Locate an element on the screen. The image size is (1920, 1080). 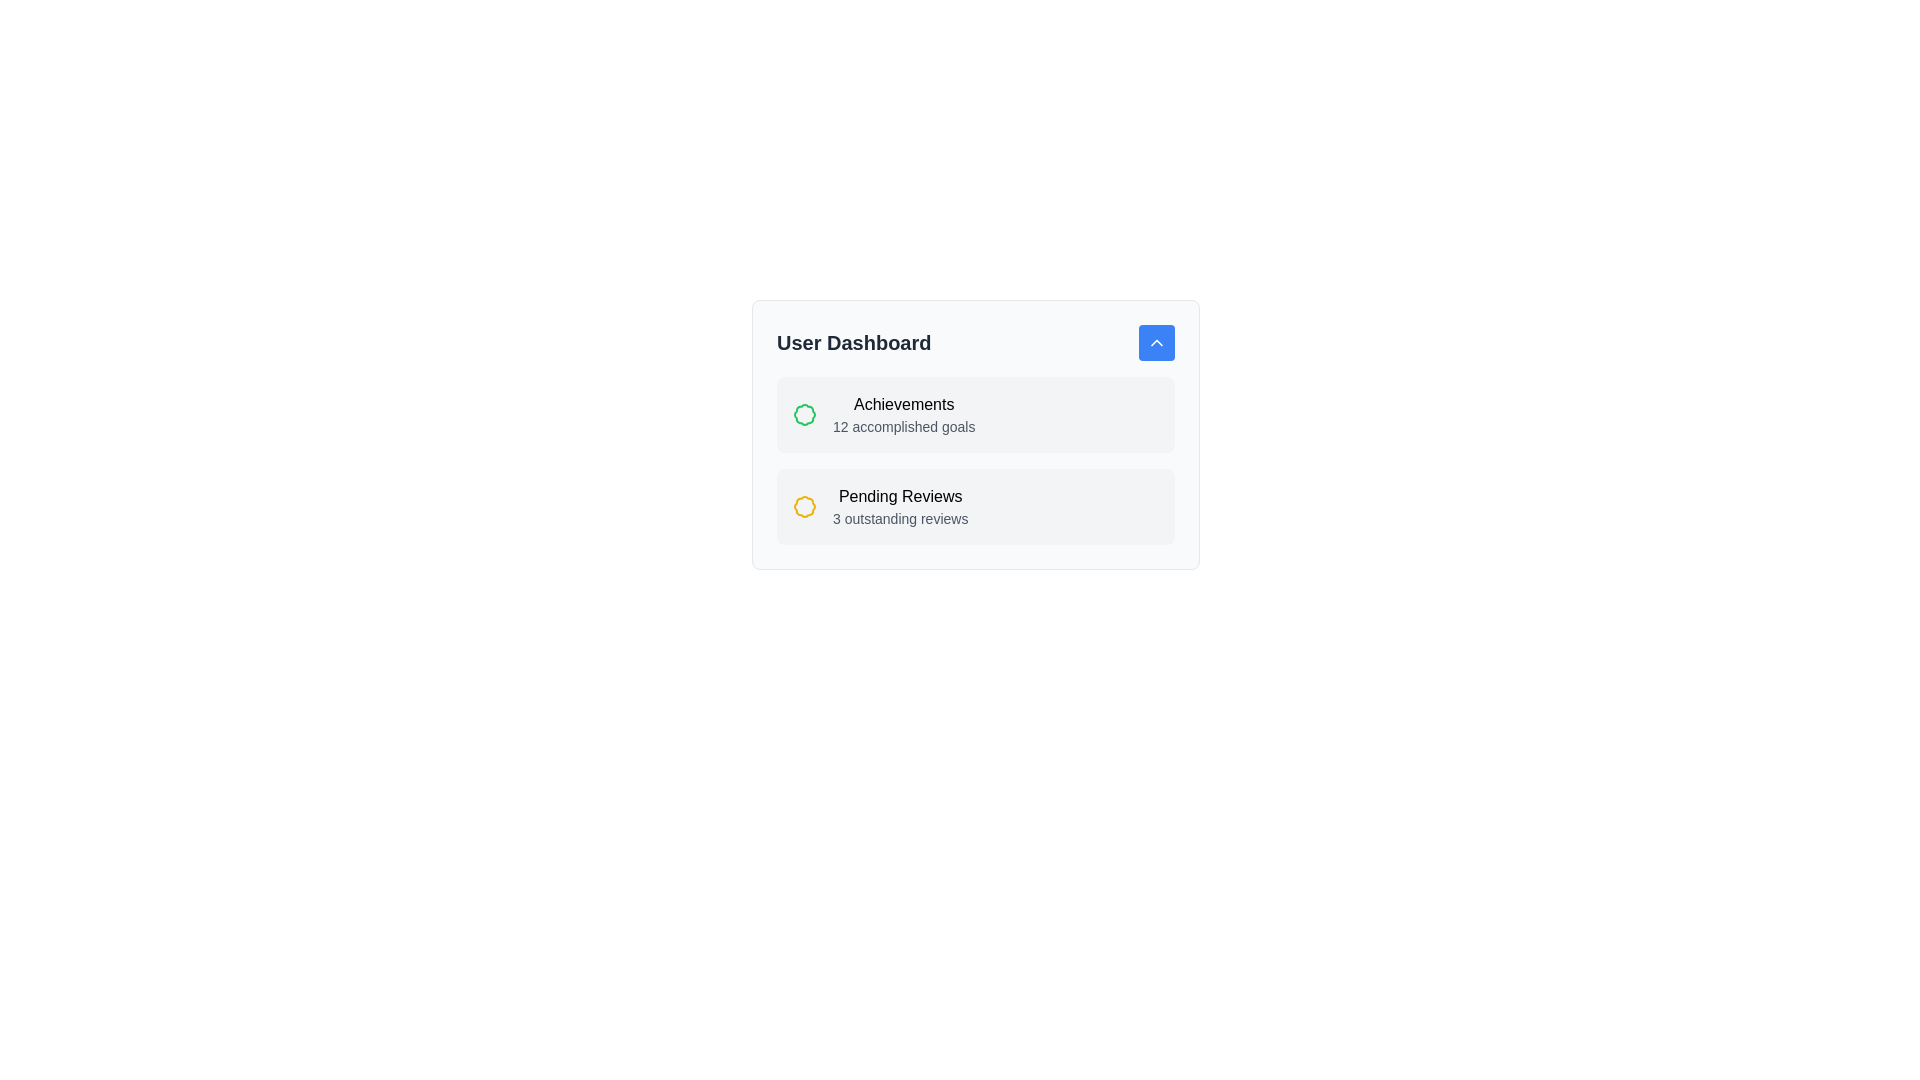
the blue button with rounded corners and a chevron-up icon located at the top-right corner of the 'User Dashboard' panel is located at coordinates (1156, 342).